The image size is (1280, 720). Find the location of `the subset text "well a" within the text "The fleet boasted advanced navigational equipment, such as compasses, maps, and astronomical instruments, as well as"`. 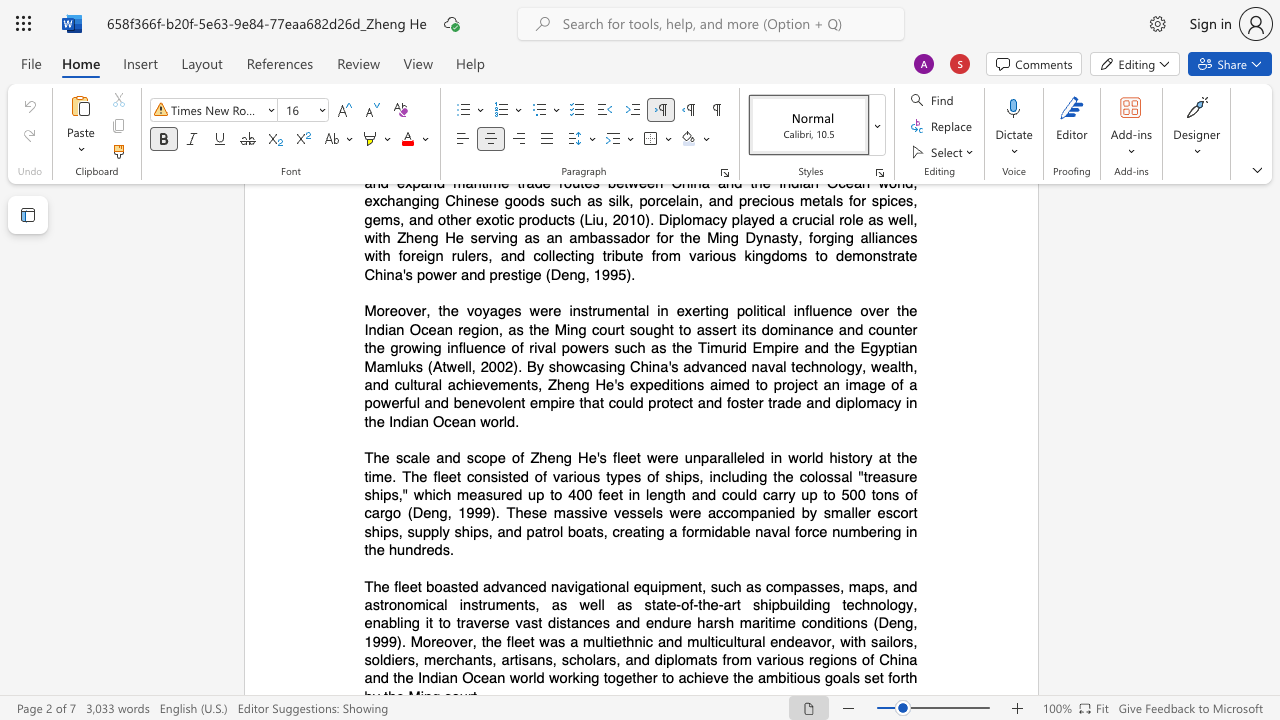

the subset text "well a" within the text "The fleet boasted advanced navigational equipment, such as compasses, maps, and astronomical instruments, as well as" is located at coordinates (578, 603).